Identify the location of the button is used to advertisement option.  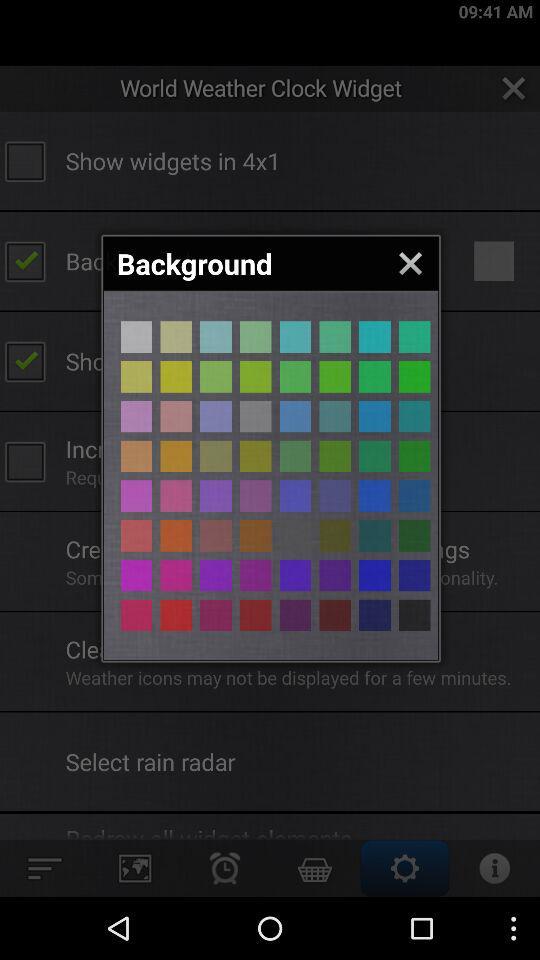
(255, 337).